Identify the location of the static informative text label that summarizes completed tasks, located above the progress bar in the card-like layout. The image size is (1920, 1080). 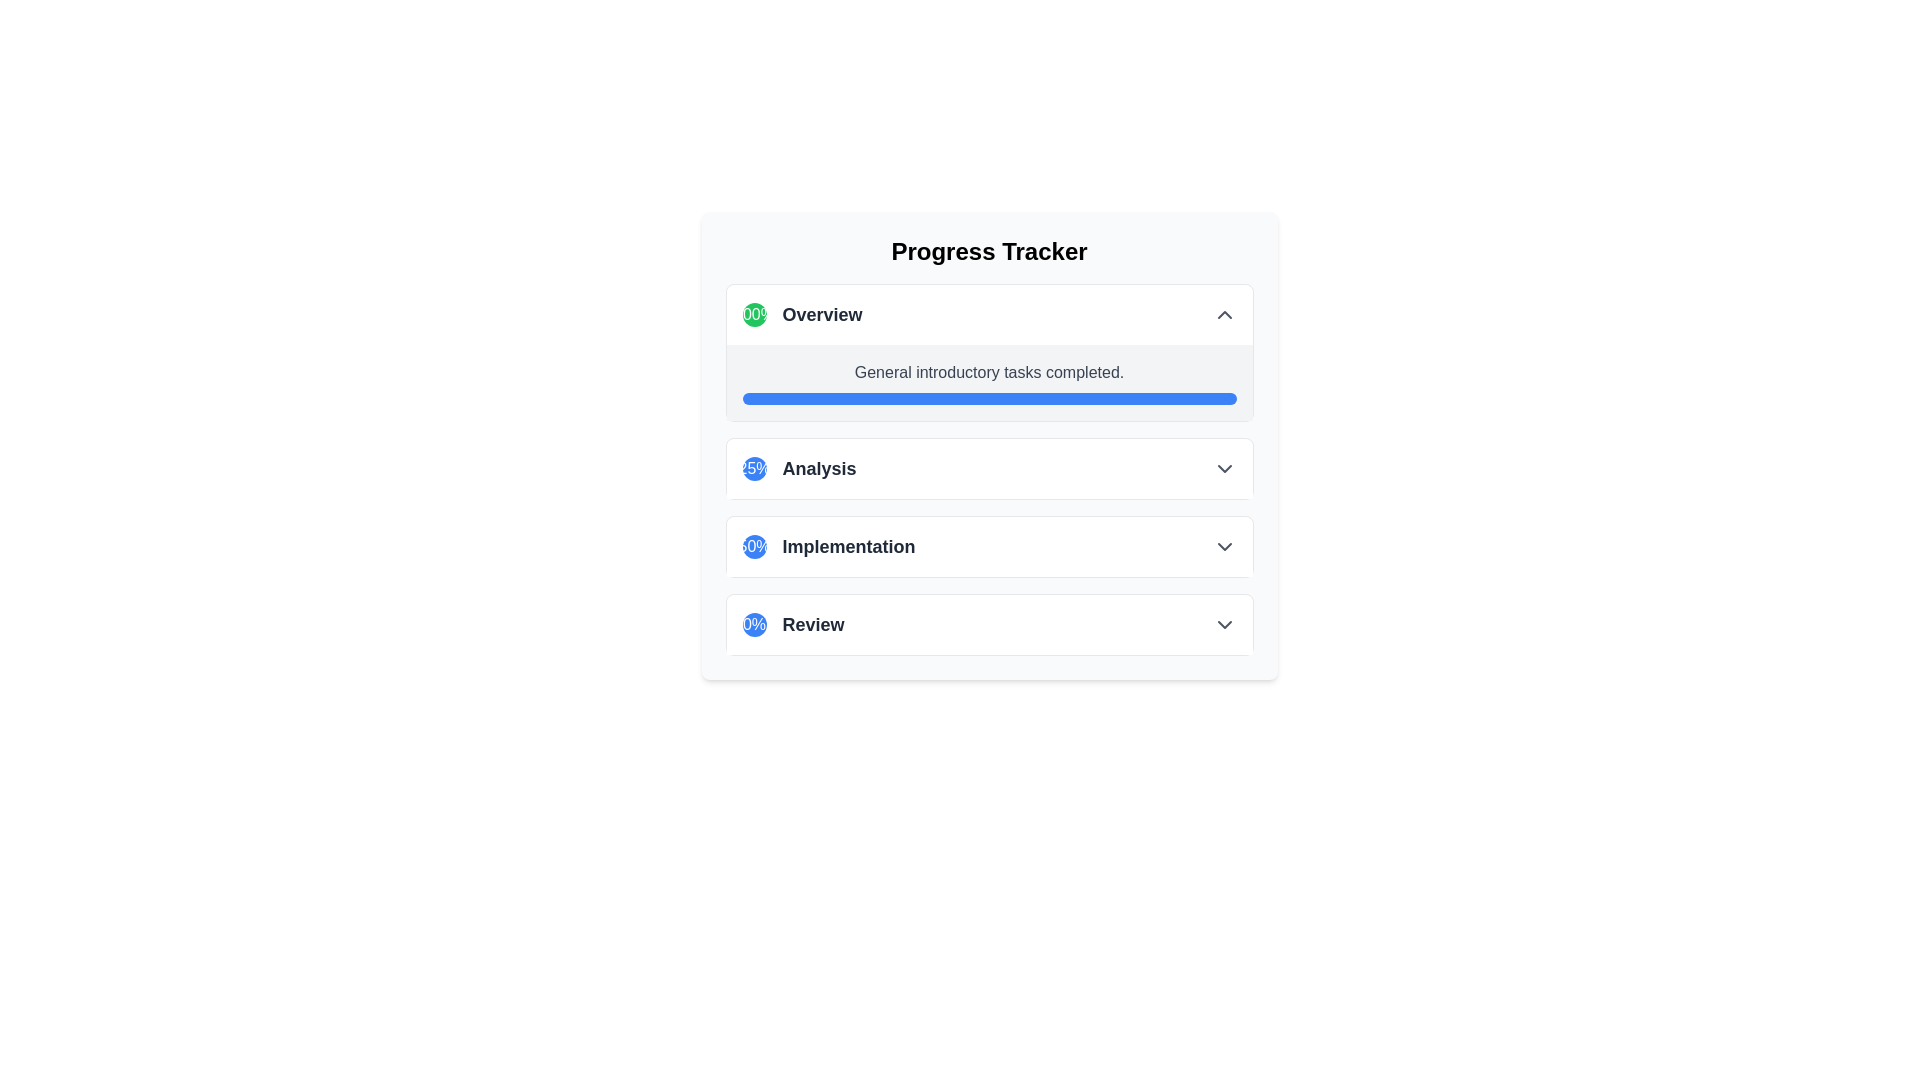
(989, 373).